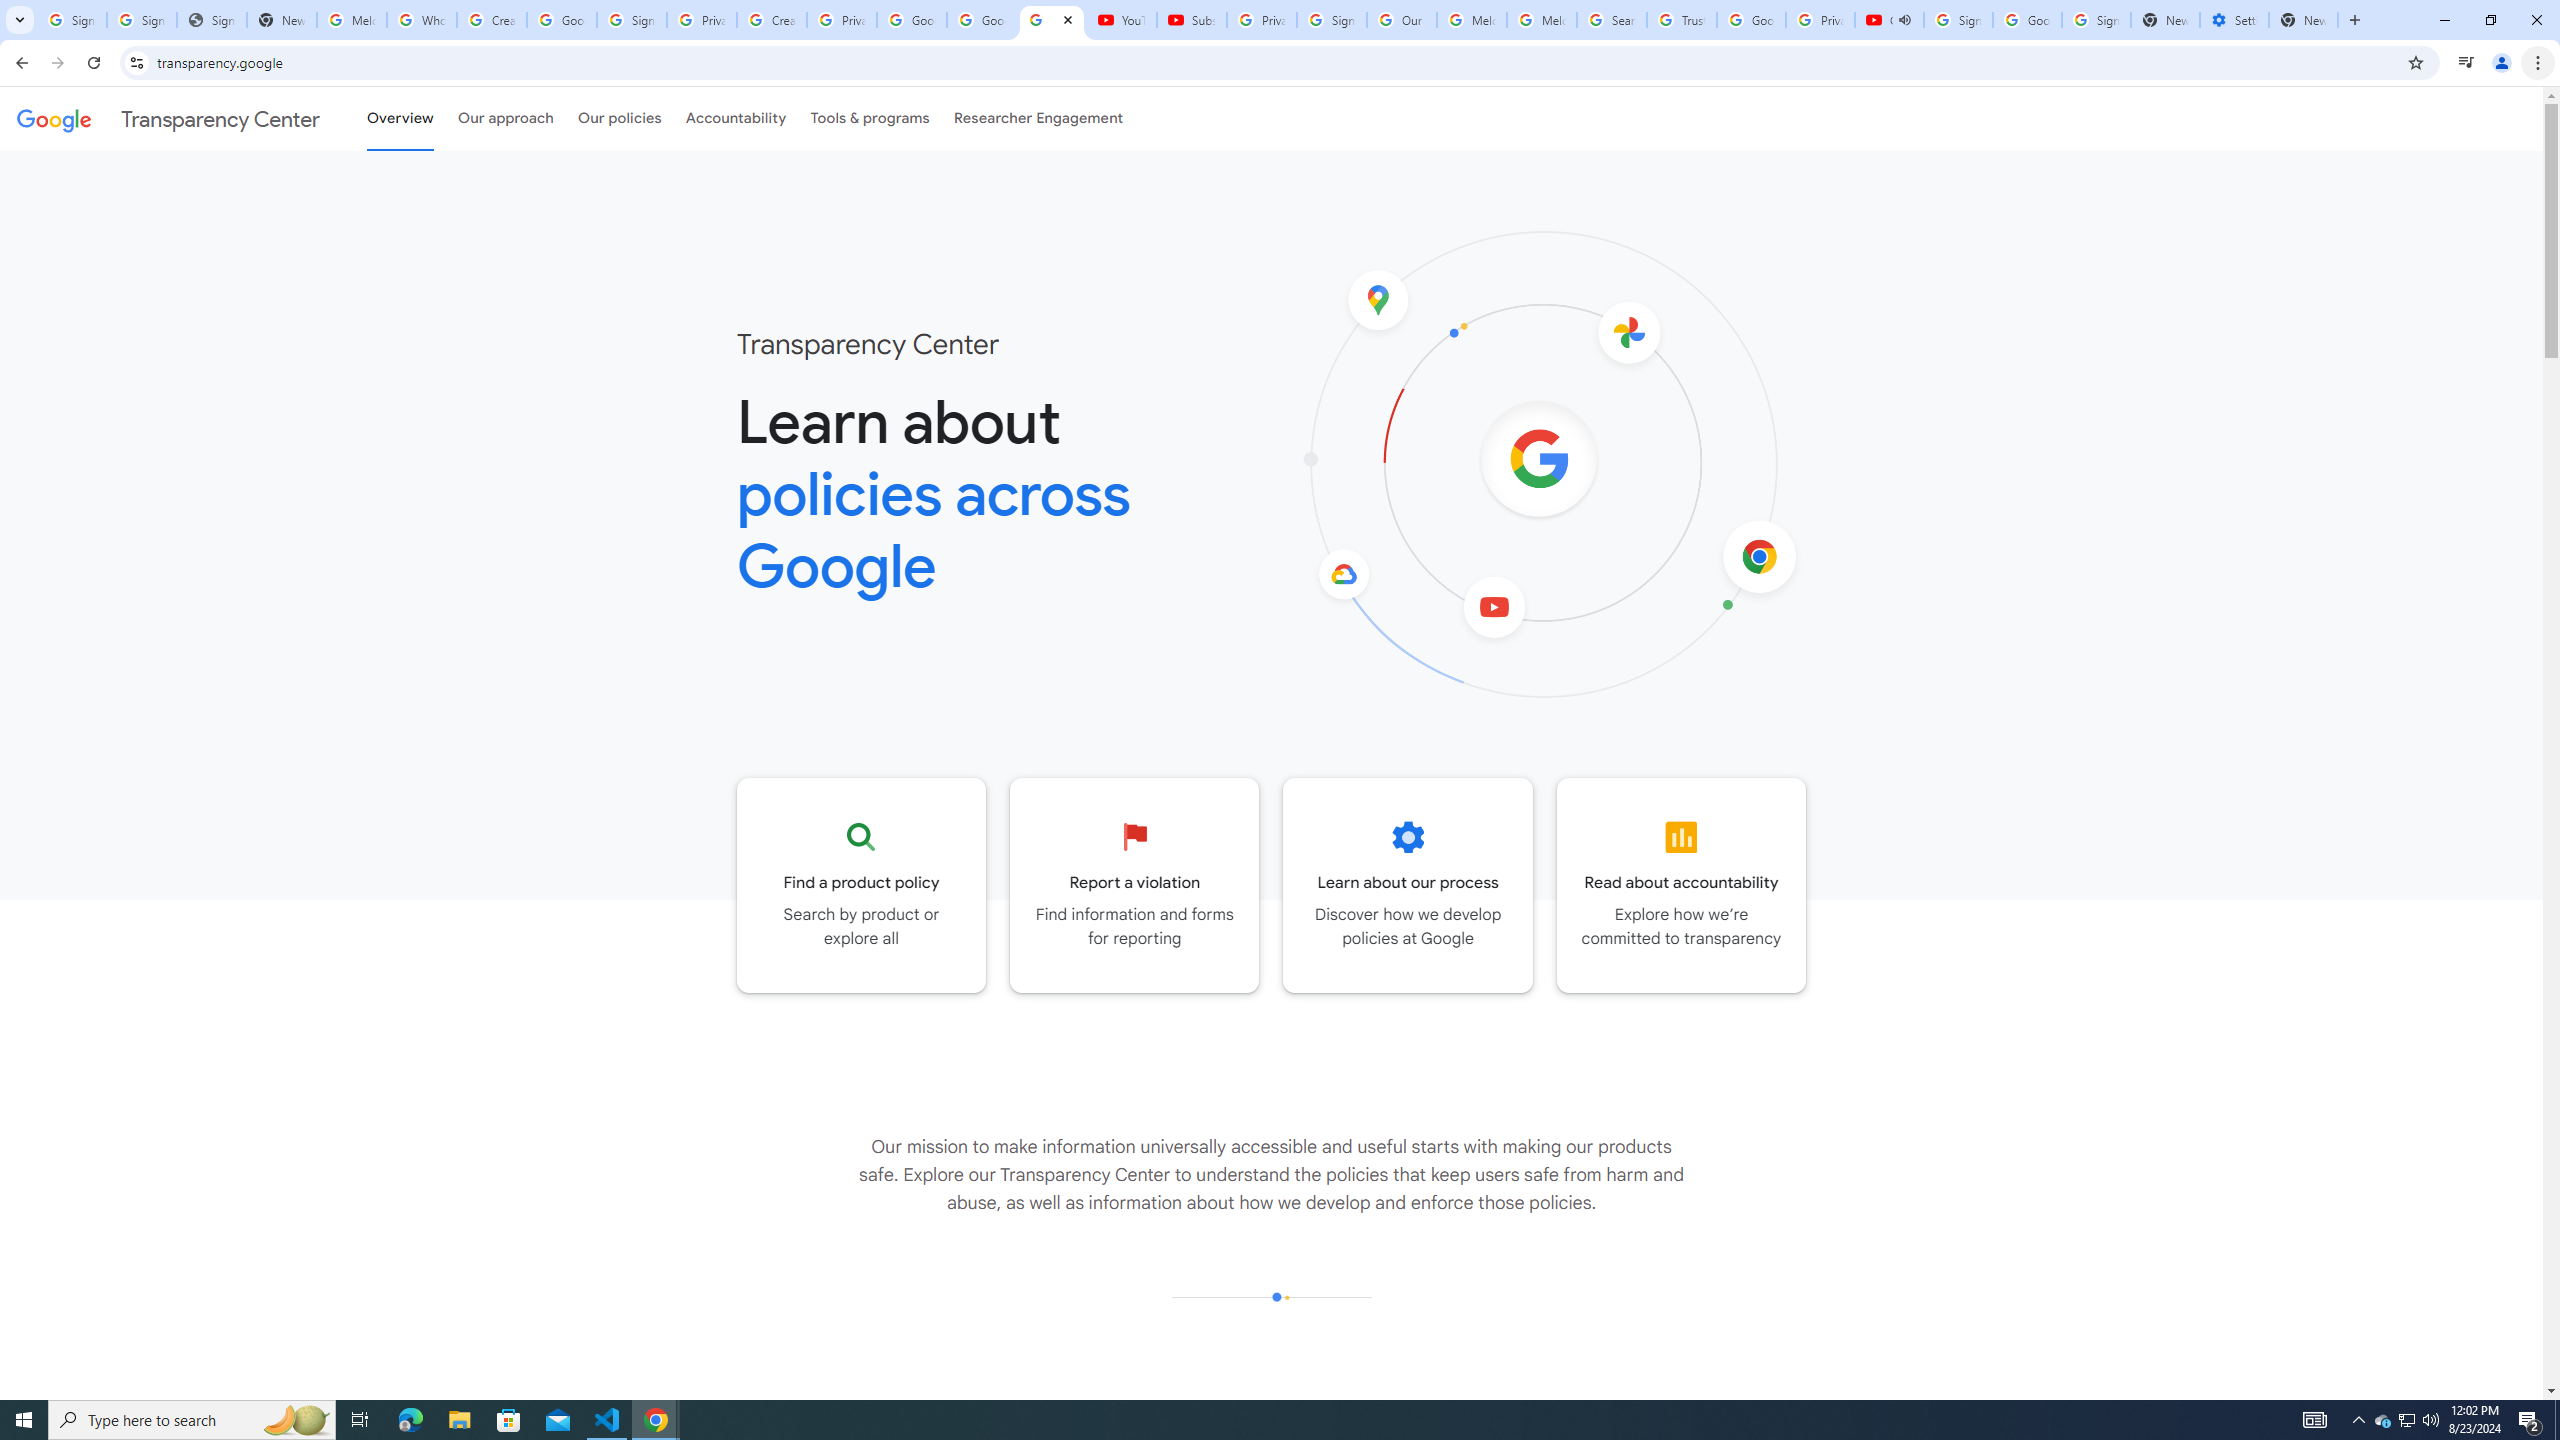  I want to click on 'Sign in - Google Accounts', so click(1957, 19).